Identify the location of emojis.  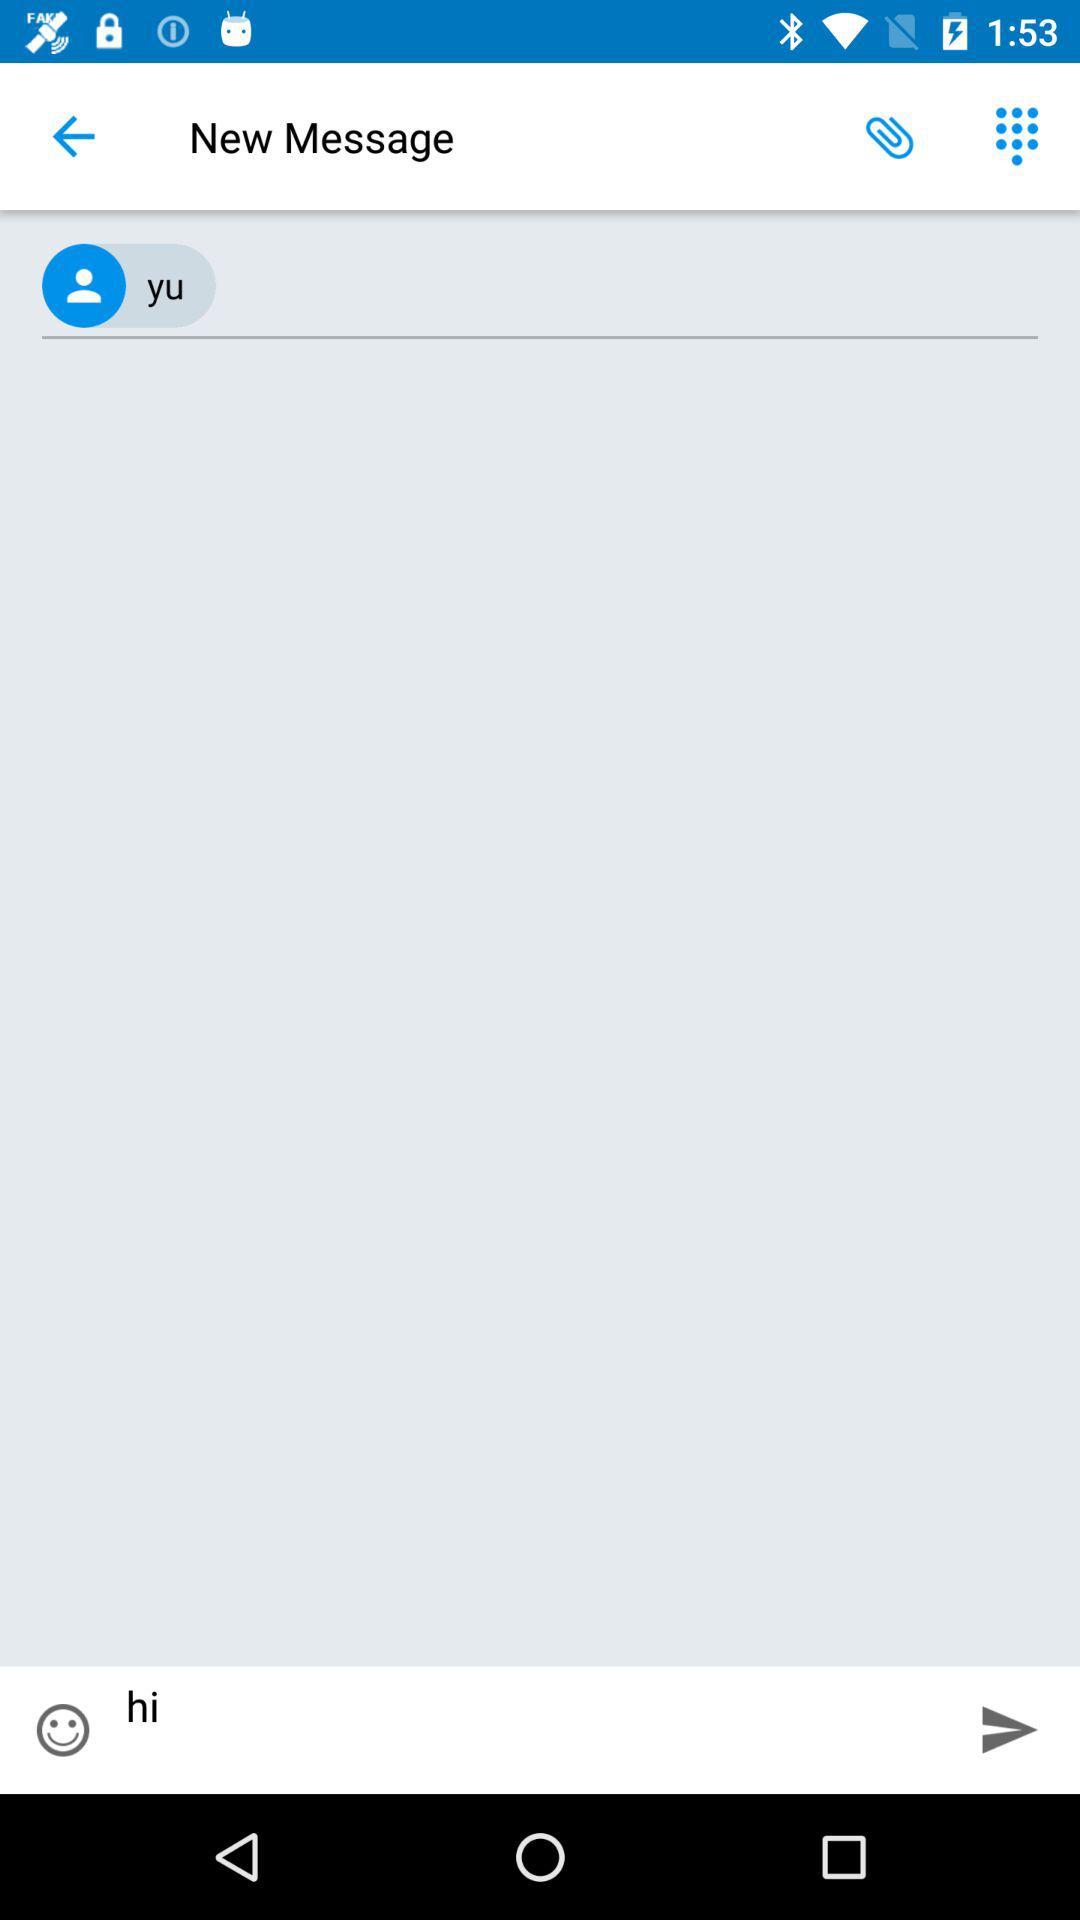
(61, 1729).